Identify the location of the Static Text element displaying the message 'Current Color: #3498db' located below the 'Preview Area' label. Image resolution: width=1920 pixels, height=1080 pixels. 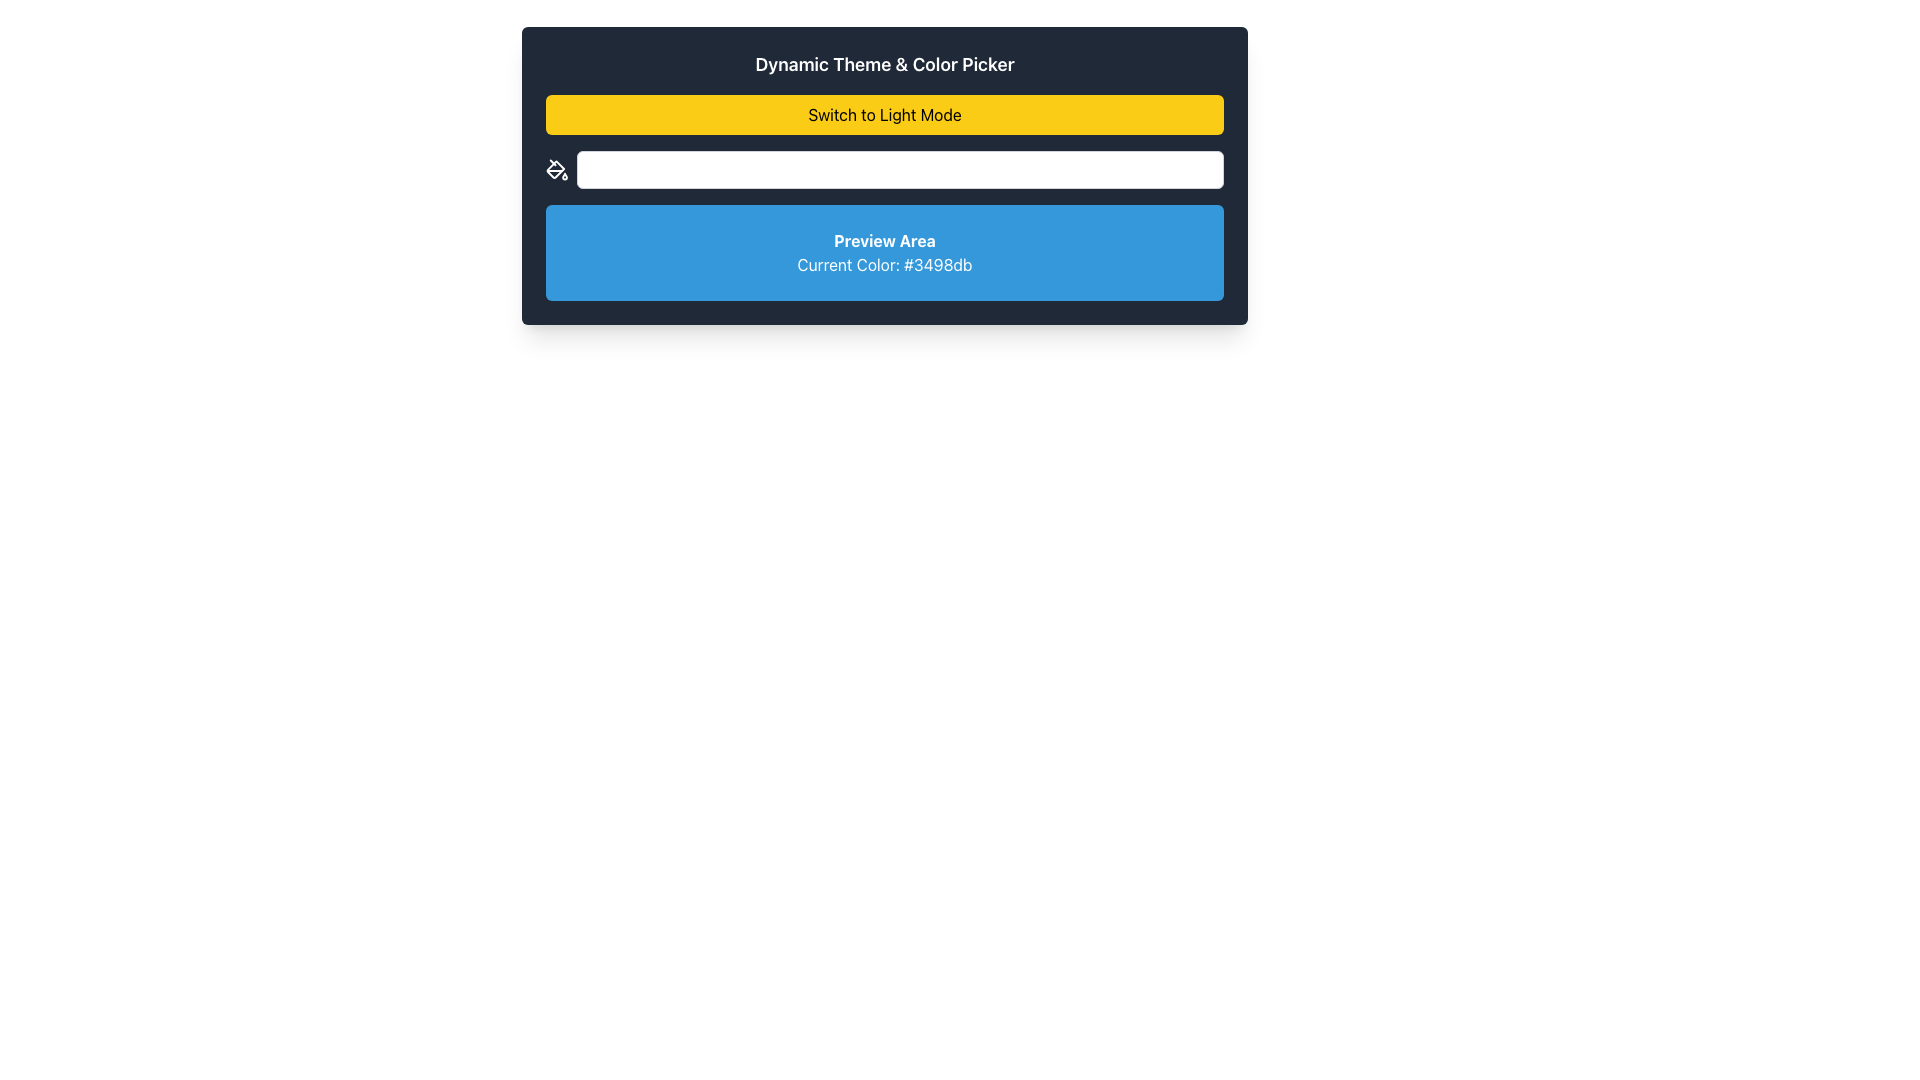
(883, 264).